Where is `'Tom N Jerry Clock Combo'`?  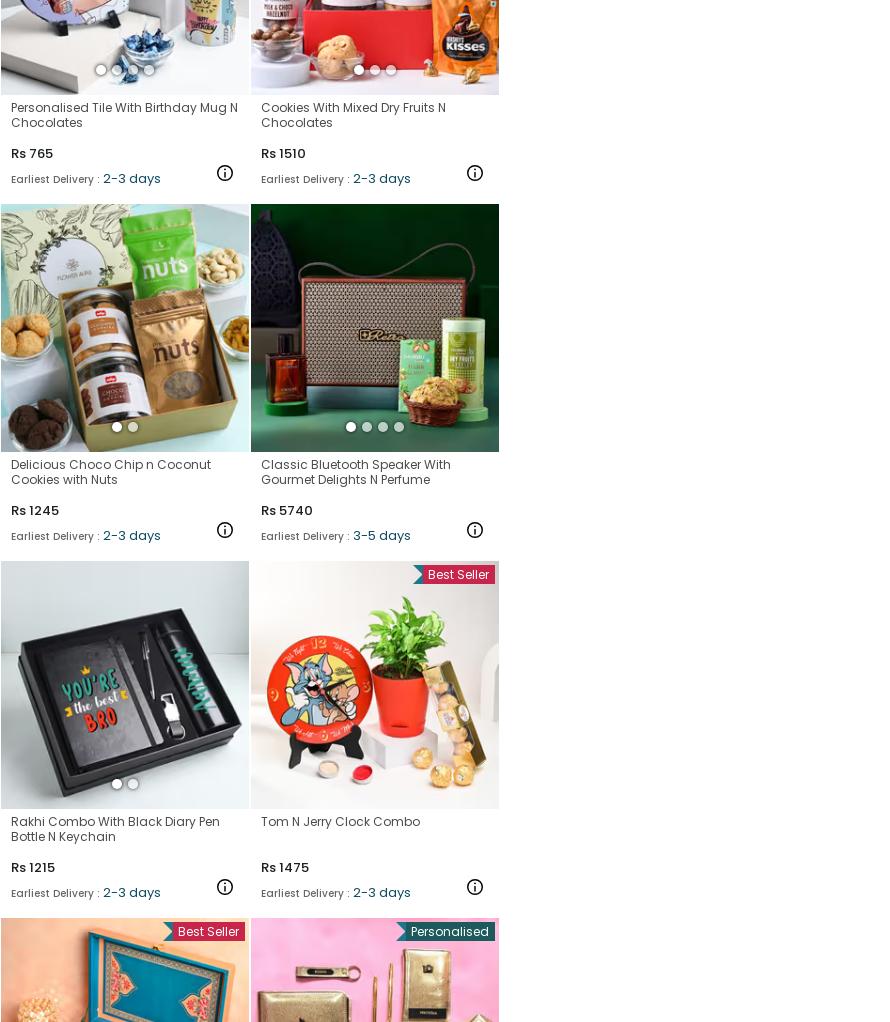 'Tom N Jerry Clock Combo' is located at coordinates (340, 819).